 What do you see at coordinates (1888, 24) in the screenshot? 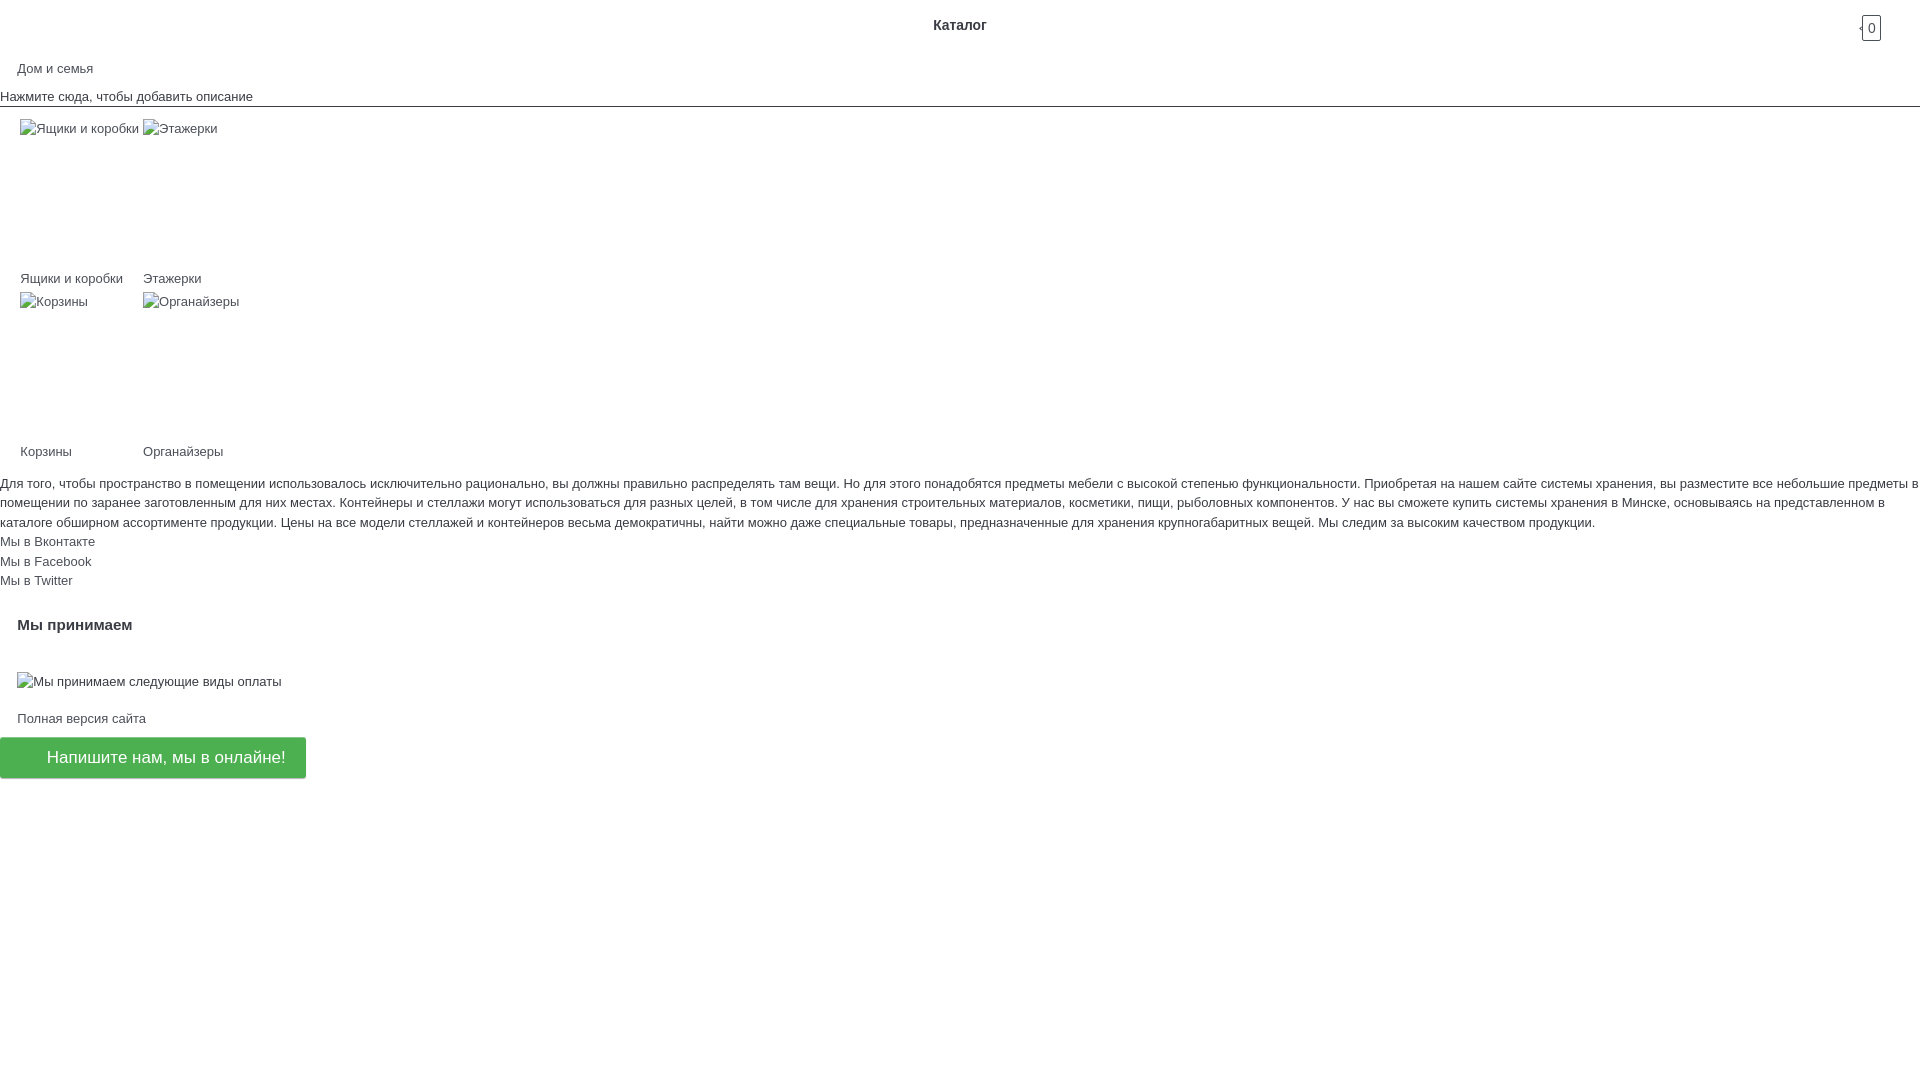
I see `'0'` at bounding box center [1888, 24].